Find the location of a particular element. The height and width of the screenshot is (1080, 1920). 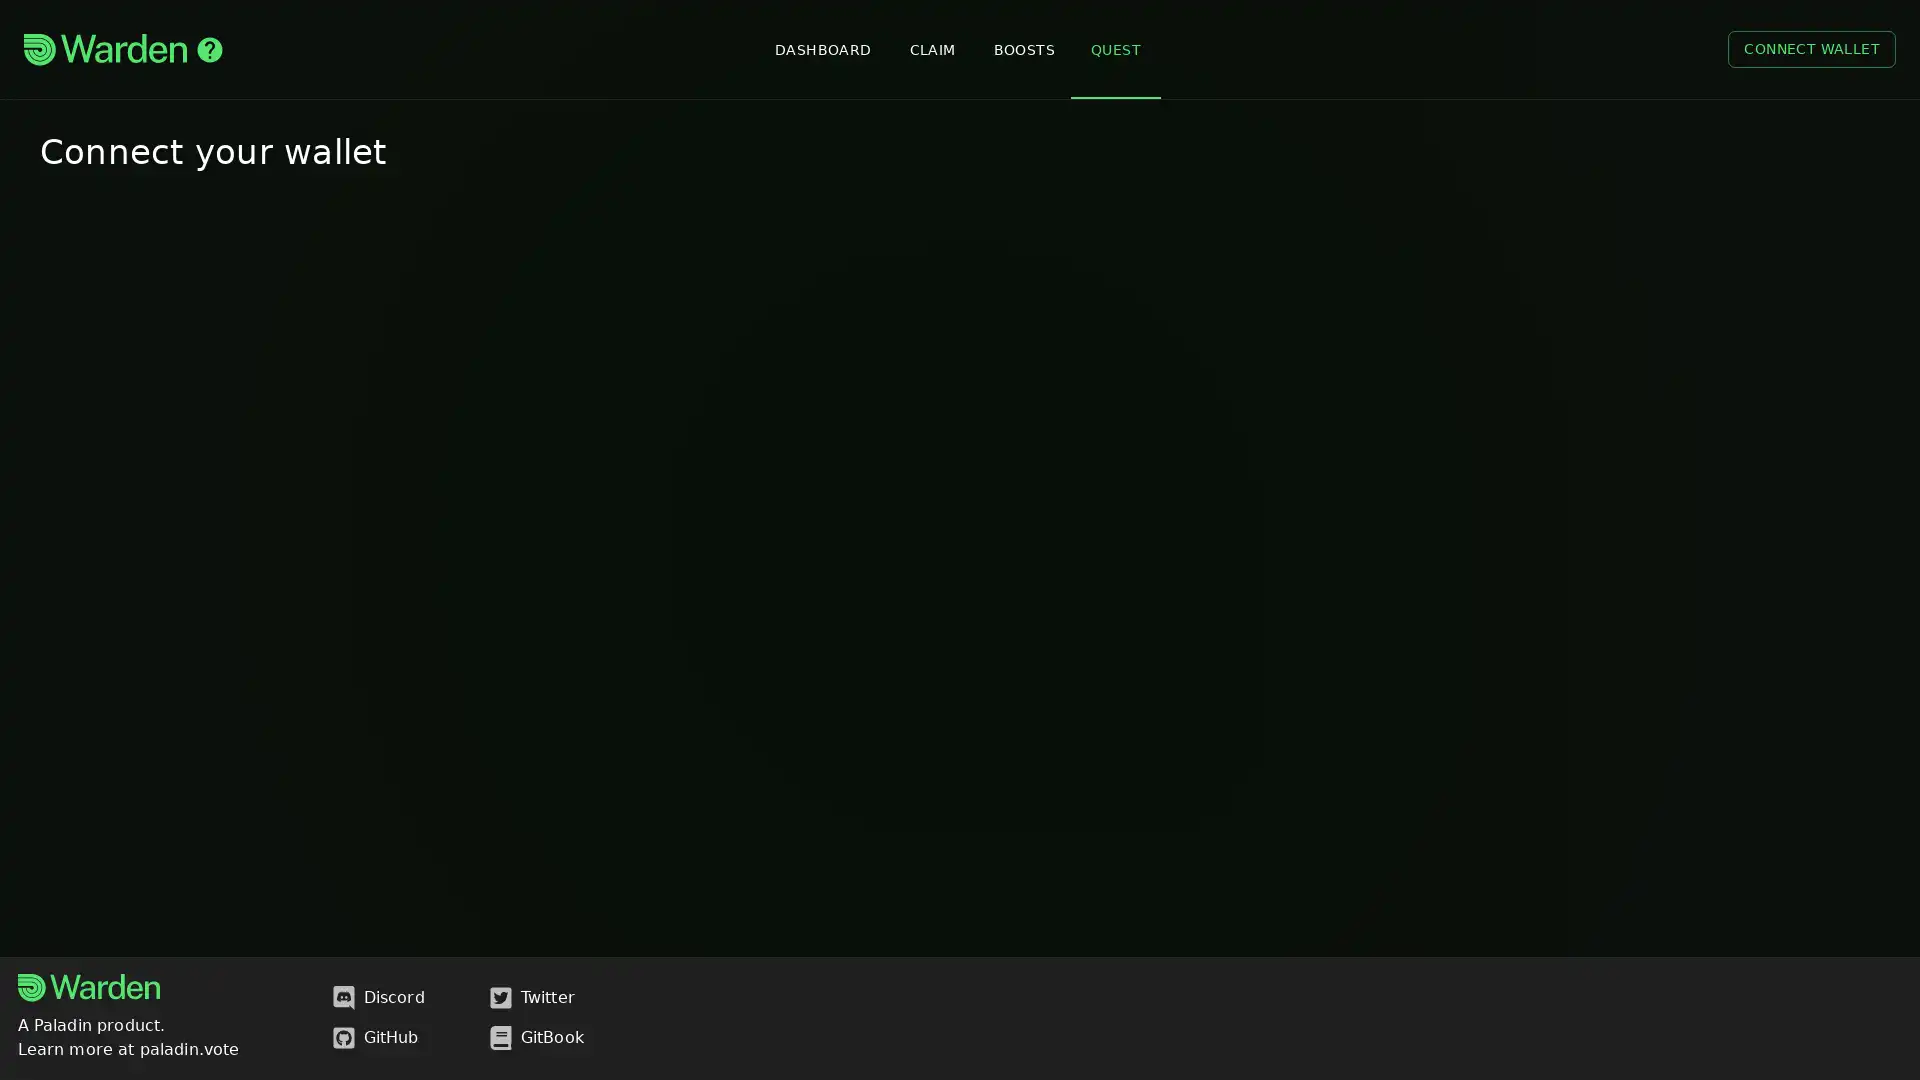

CONNECT WALLET is located at coordinates (1811, 48).